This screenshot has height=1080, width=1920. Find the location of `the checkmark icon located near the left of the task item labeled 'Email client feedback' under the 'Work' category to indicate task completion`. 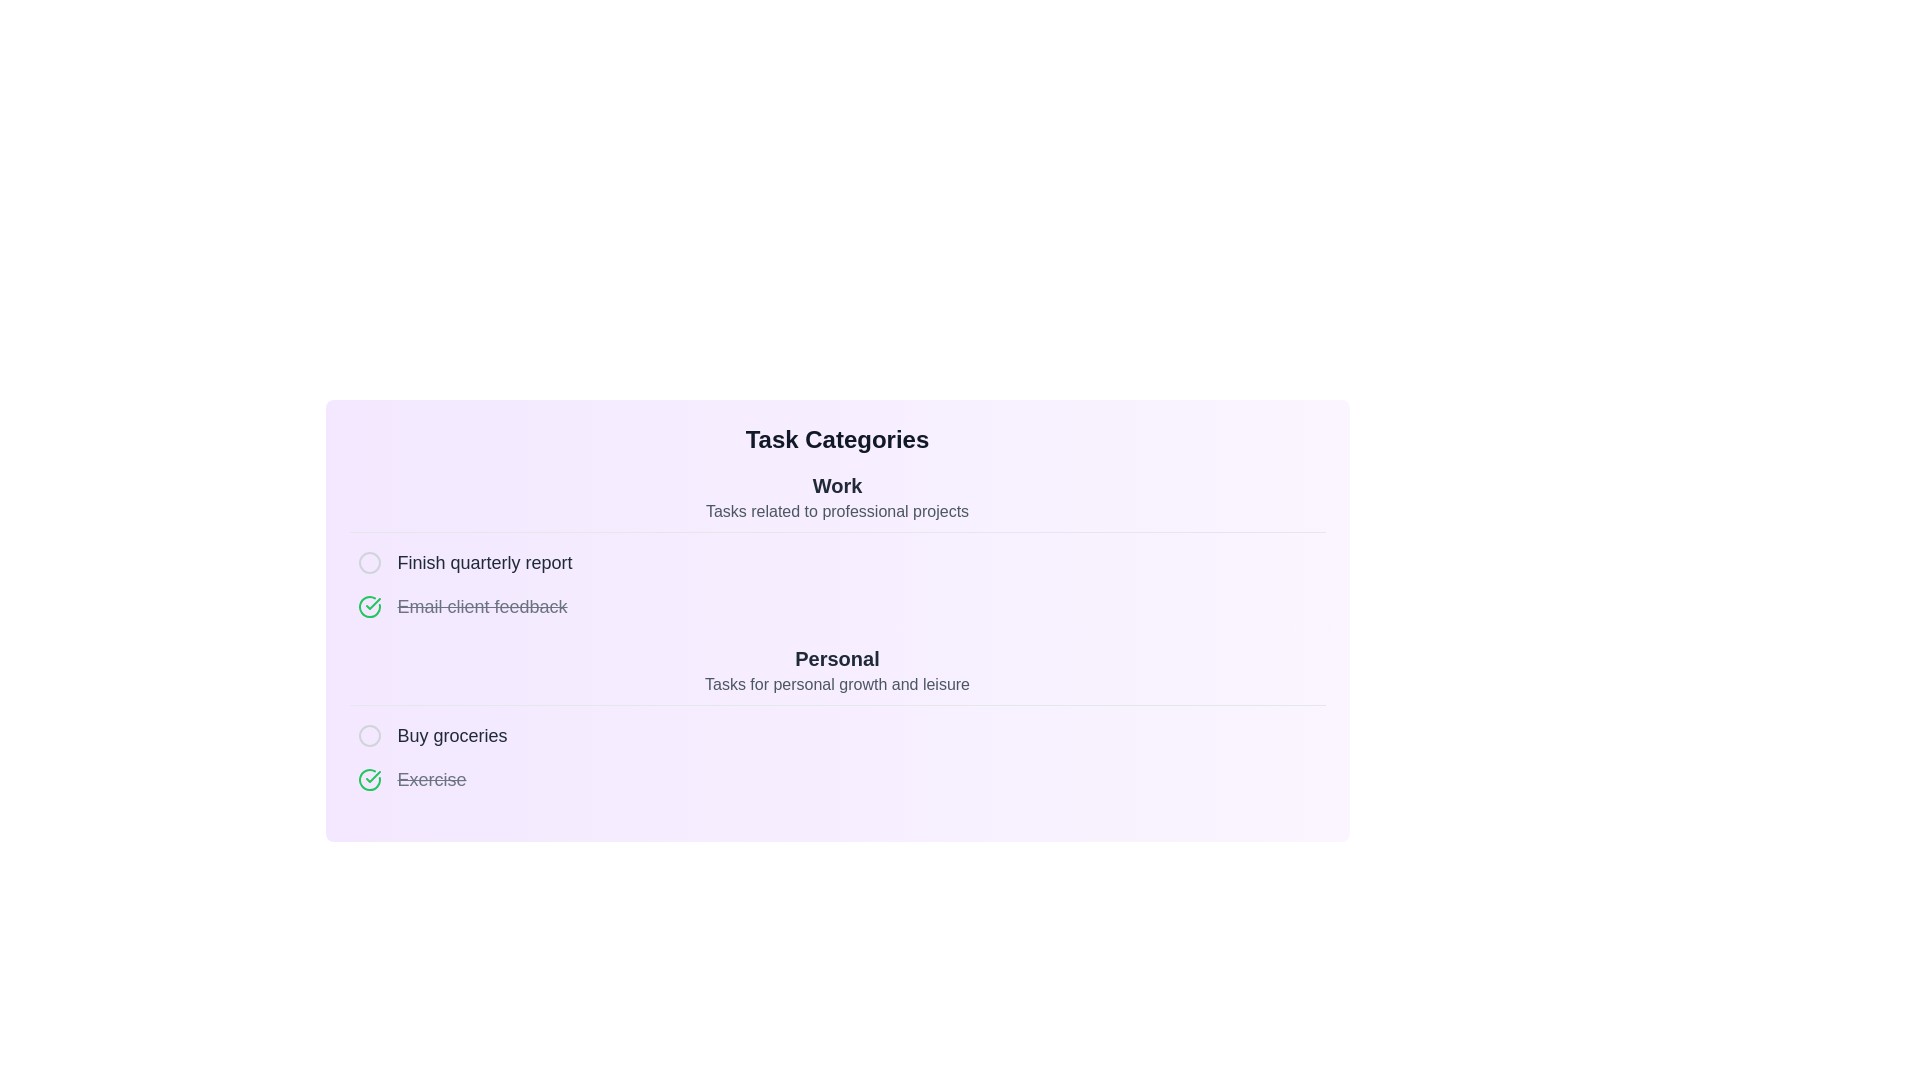

the checkmark icon located near the left of the task item labeled 'Email client feedback' under the 'Work' category to indicate task completion is located at coordinates (373, 775).